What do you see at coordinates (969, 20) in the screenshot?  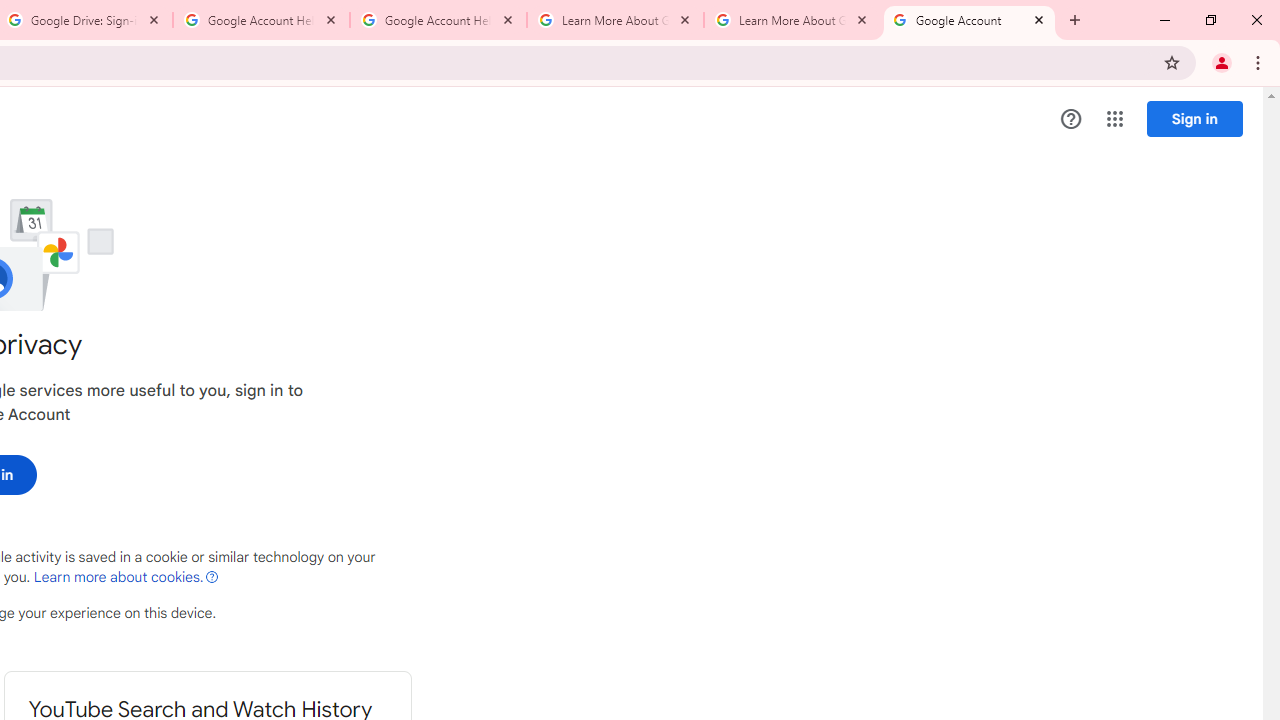 I see `'Google Account'` at bounding box center [969, 20].